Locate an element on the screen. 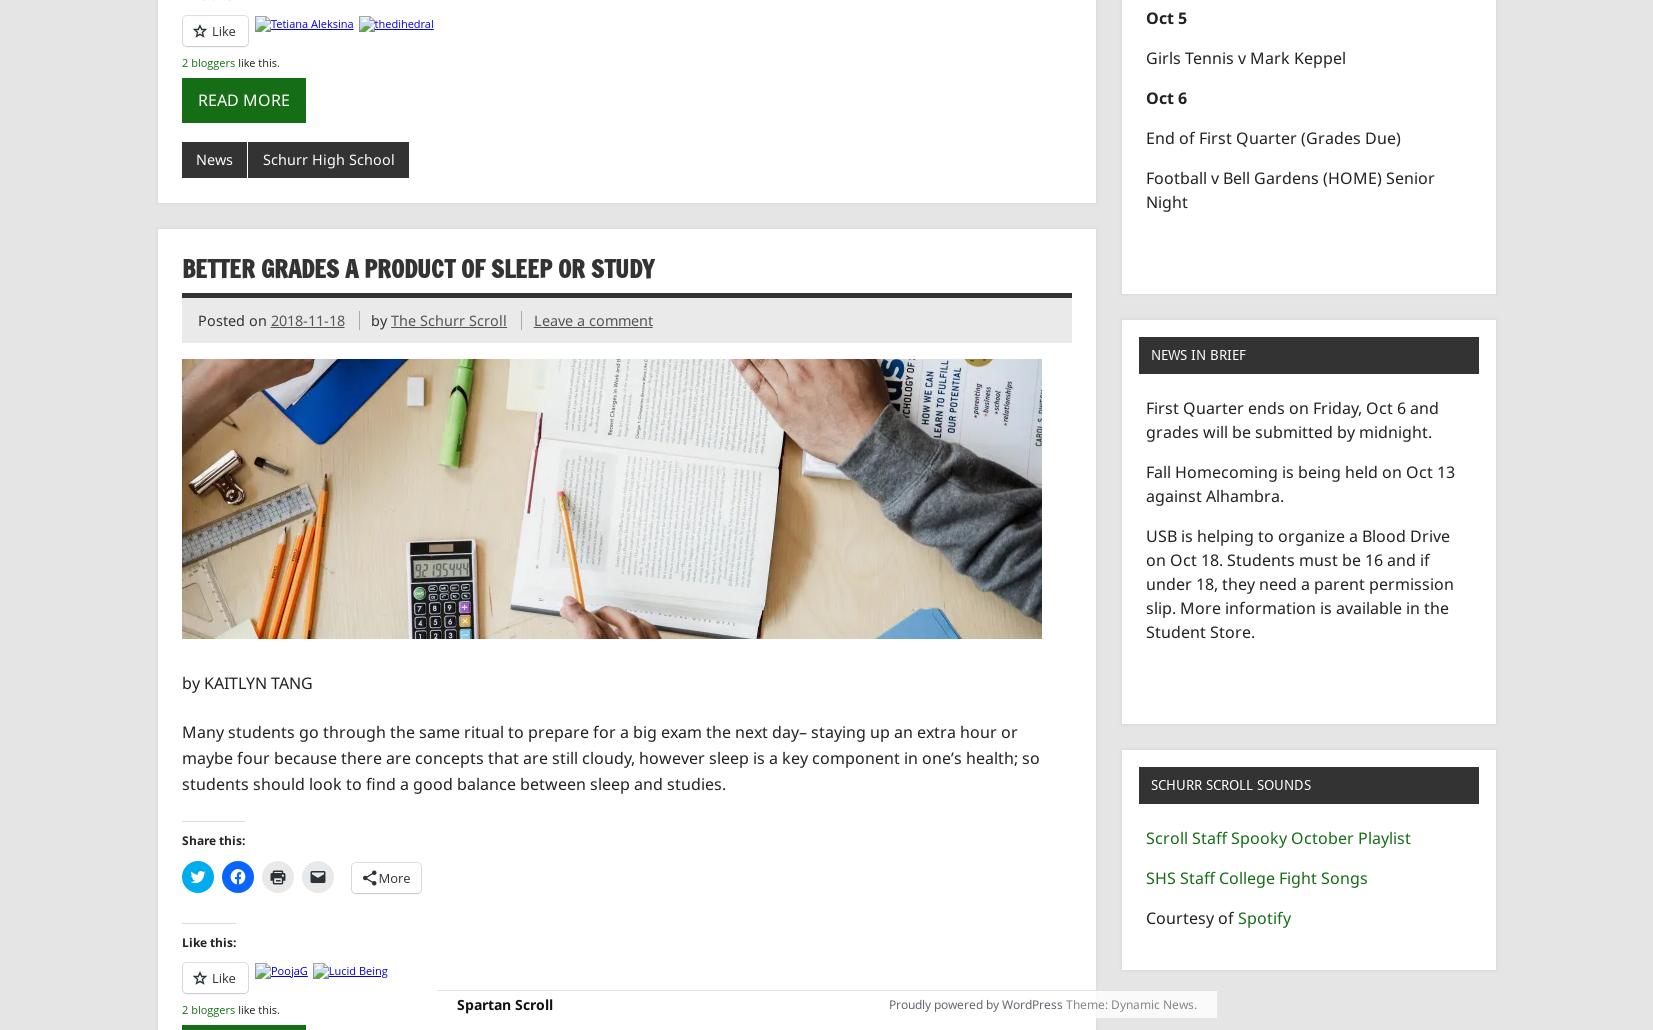  'End of First Quarter (Grades Due)' is located at coordinates (1273, 135).